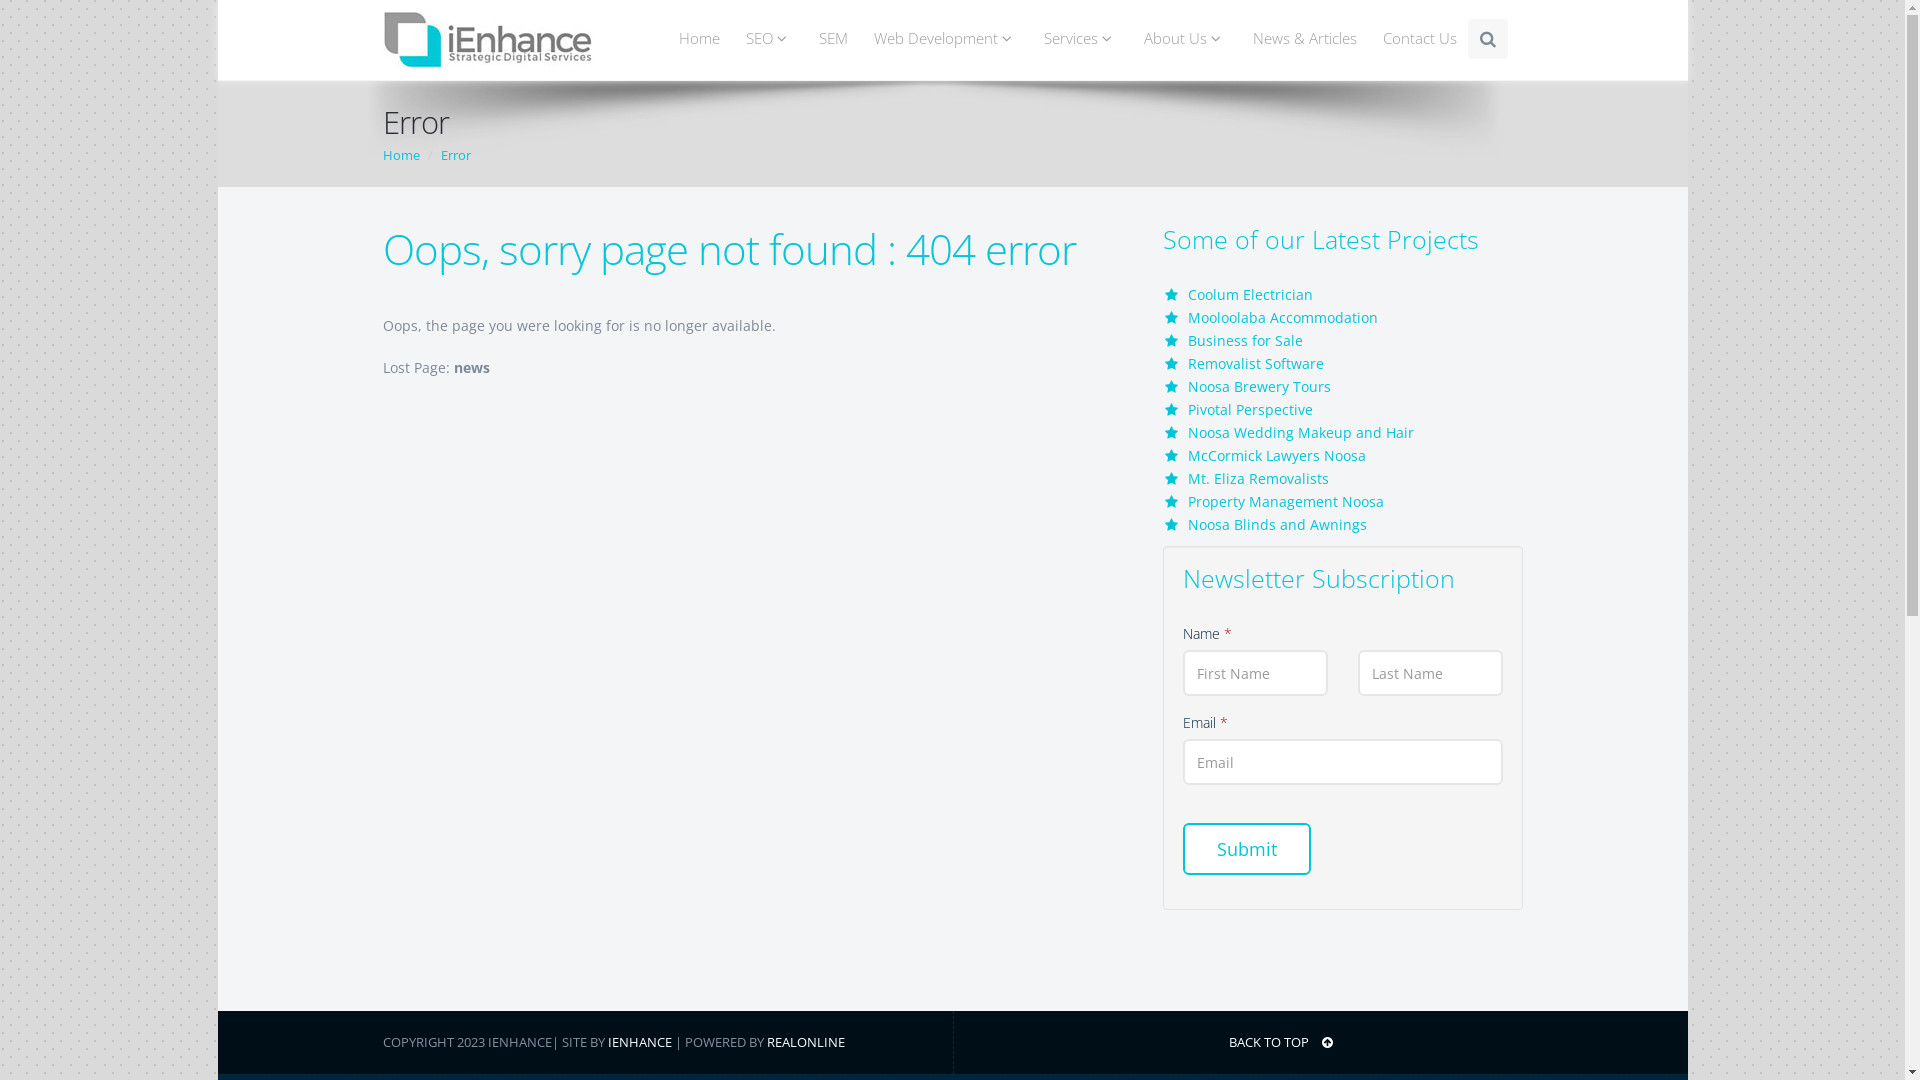 The width and height of the screenshot is (1920, 1080). I want to click on 'Services', so click(1079, 38).